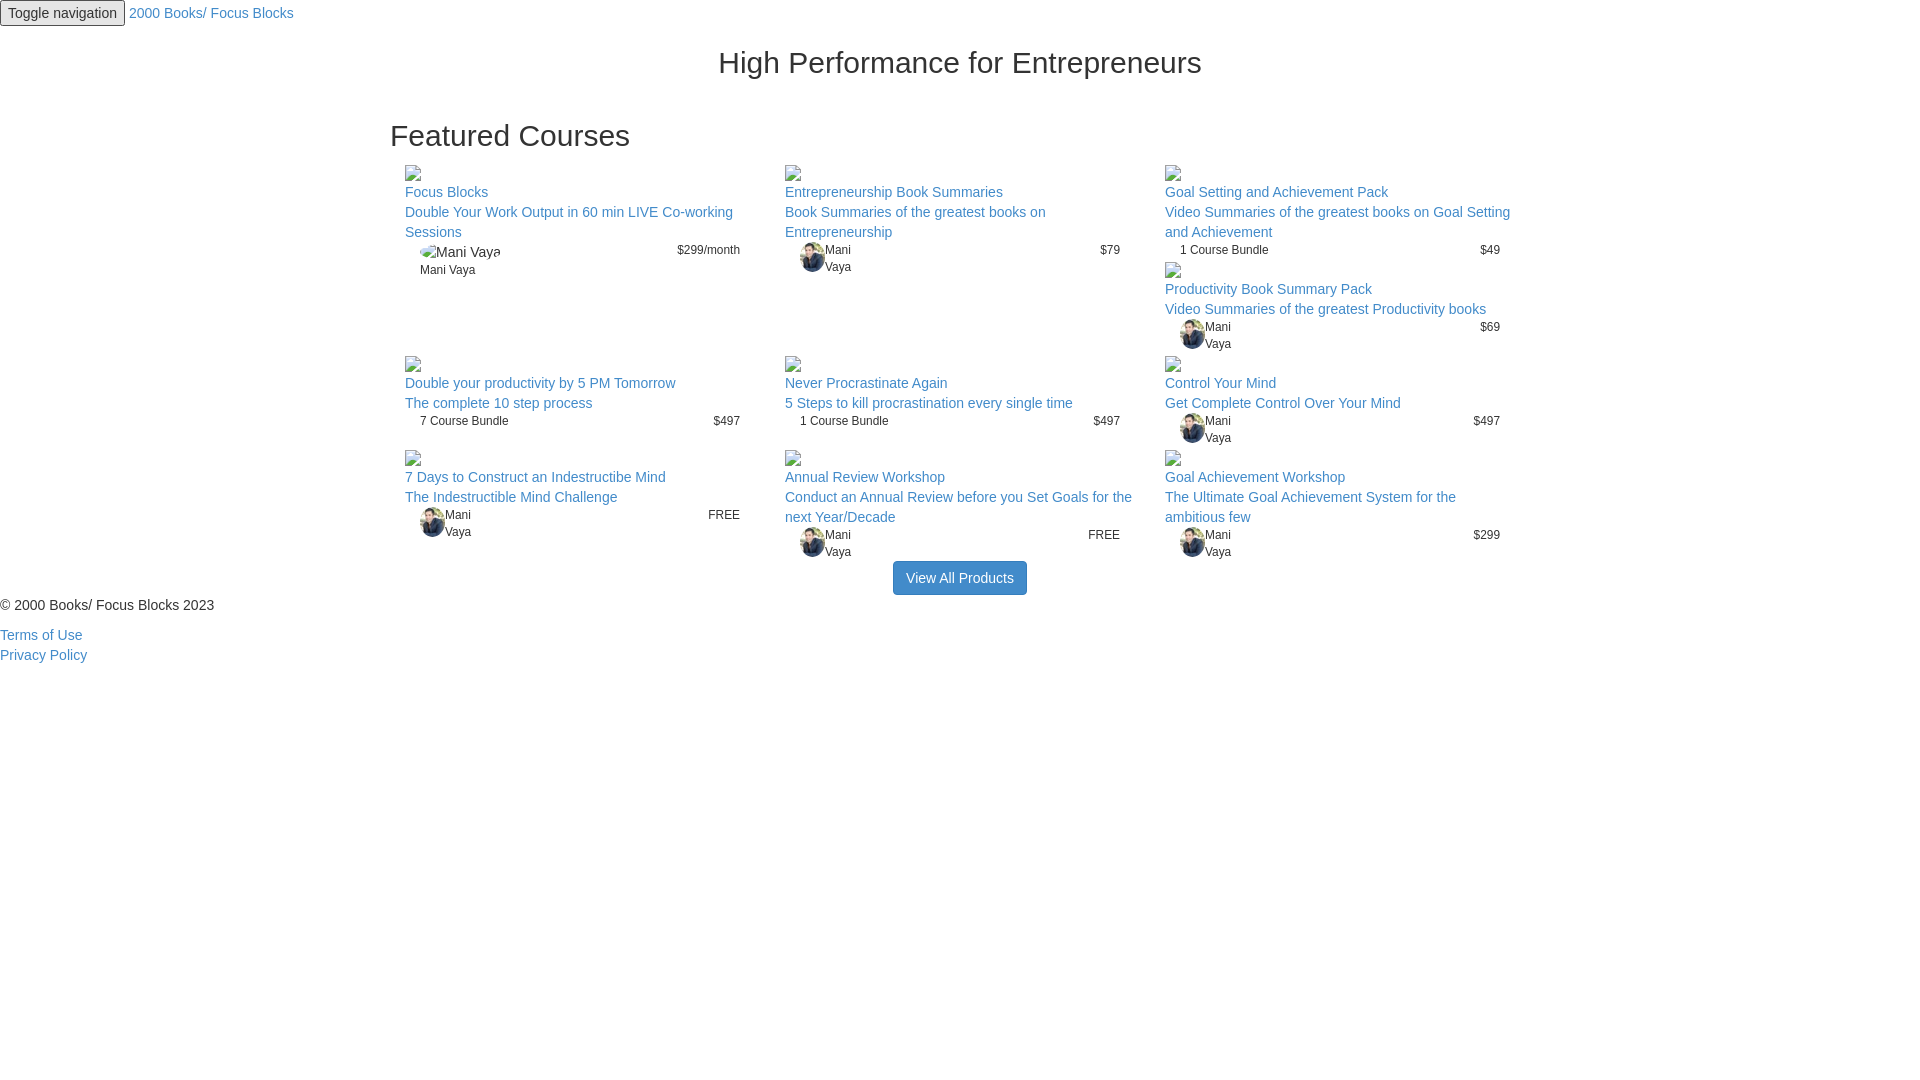 The image size is (1920, 1080). Describe the element at coordinates (0, 655) in the screenshot. I see `'Privacy Policy'` at that location.